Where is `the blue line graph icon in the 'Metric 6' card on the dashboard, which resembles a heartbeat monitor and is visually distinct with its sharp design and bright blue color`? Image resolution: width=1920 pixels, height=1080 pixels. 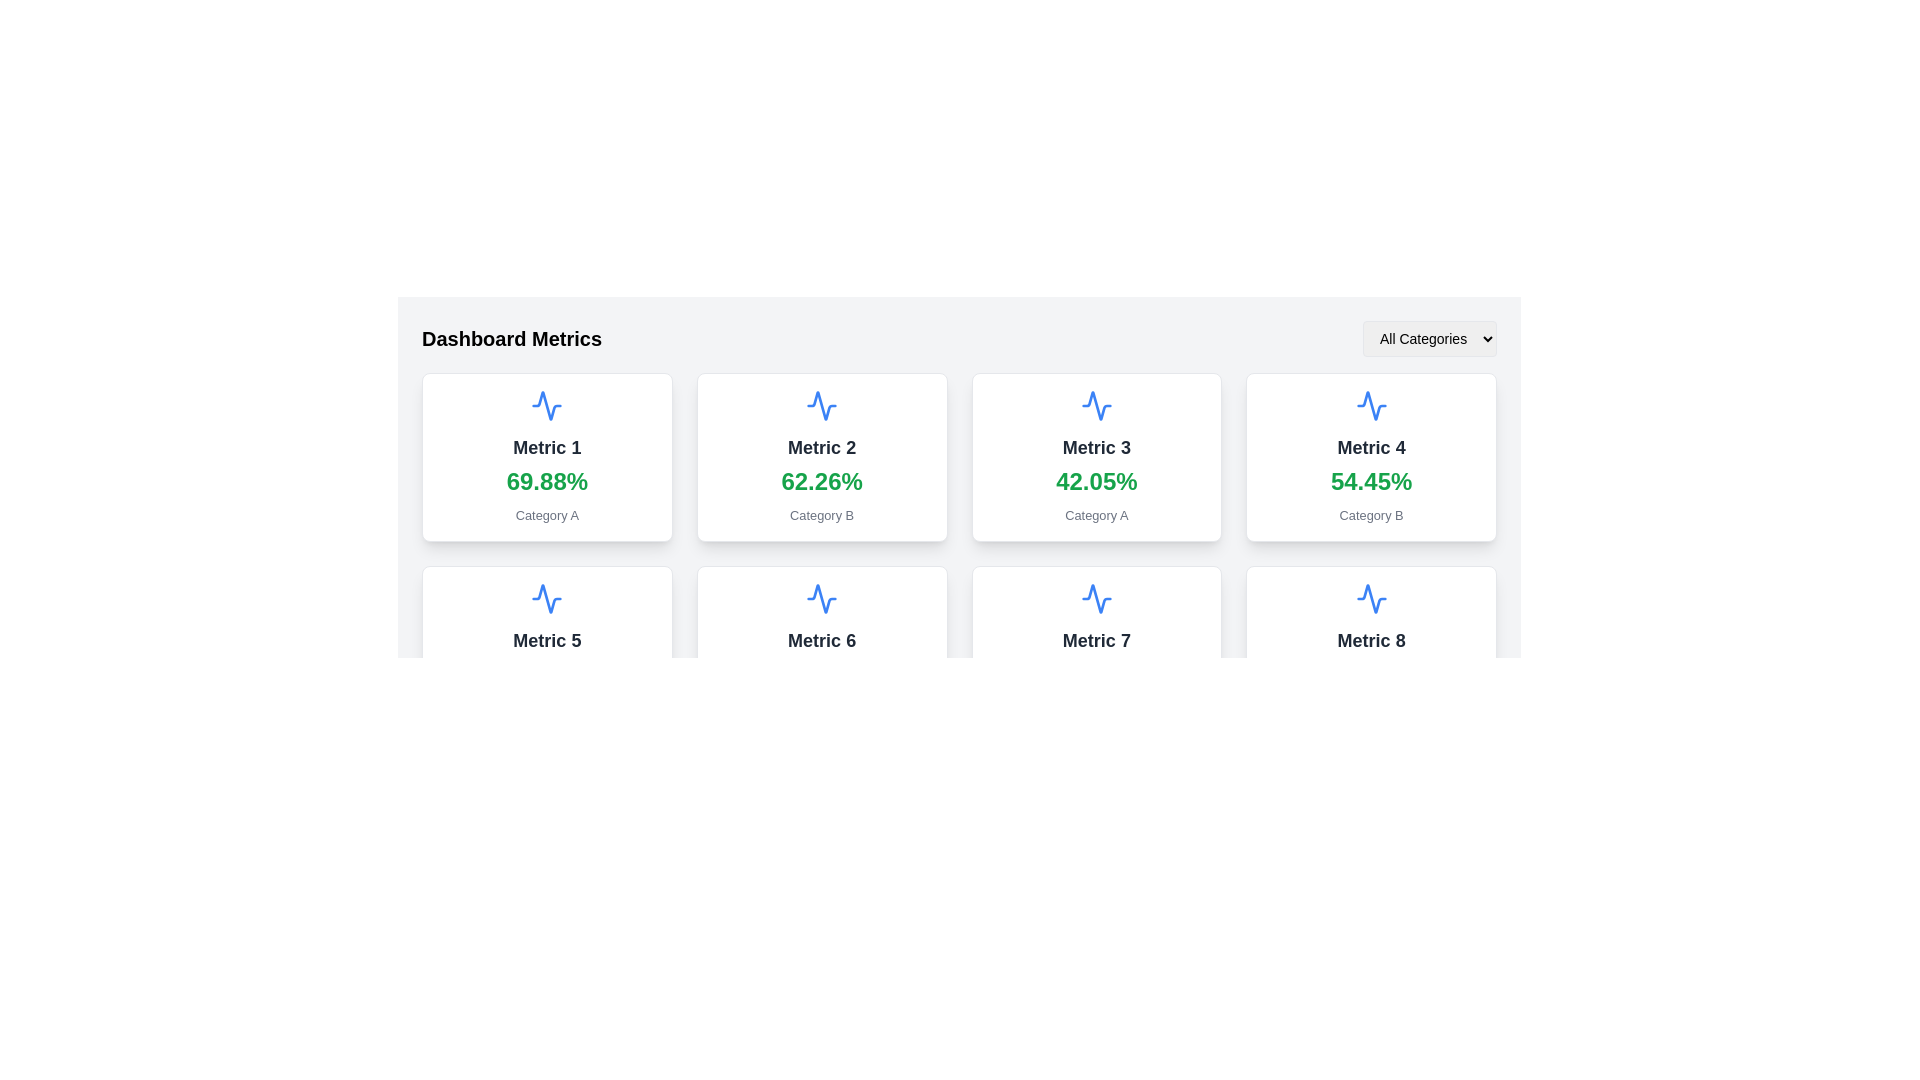
the blue line graph icon in the 'Metric 6' card on the dashboard, which resembles a heartbeat monitor and is visually distinct with its sharp design and bright blue color is located at coordinates (822, 598).